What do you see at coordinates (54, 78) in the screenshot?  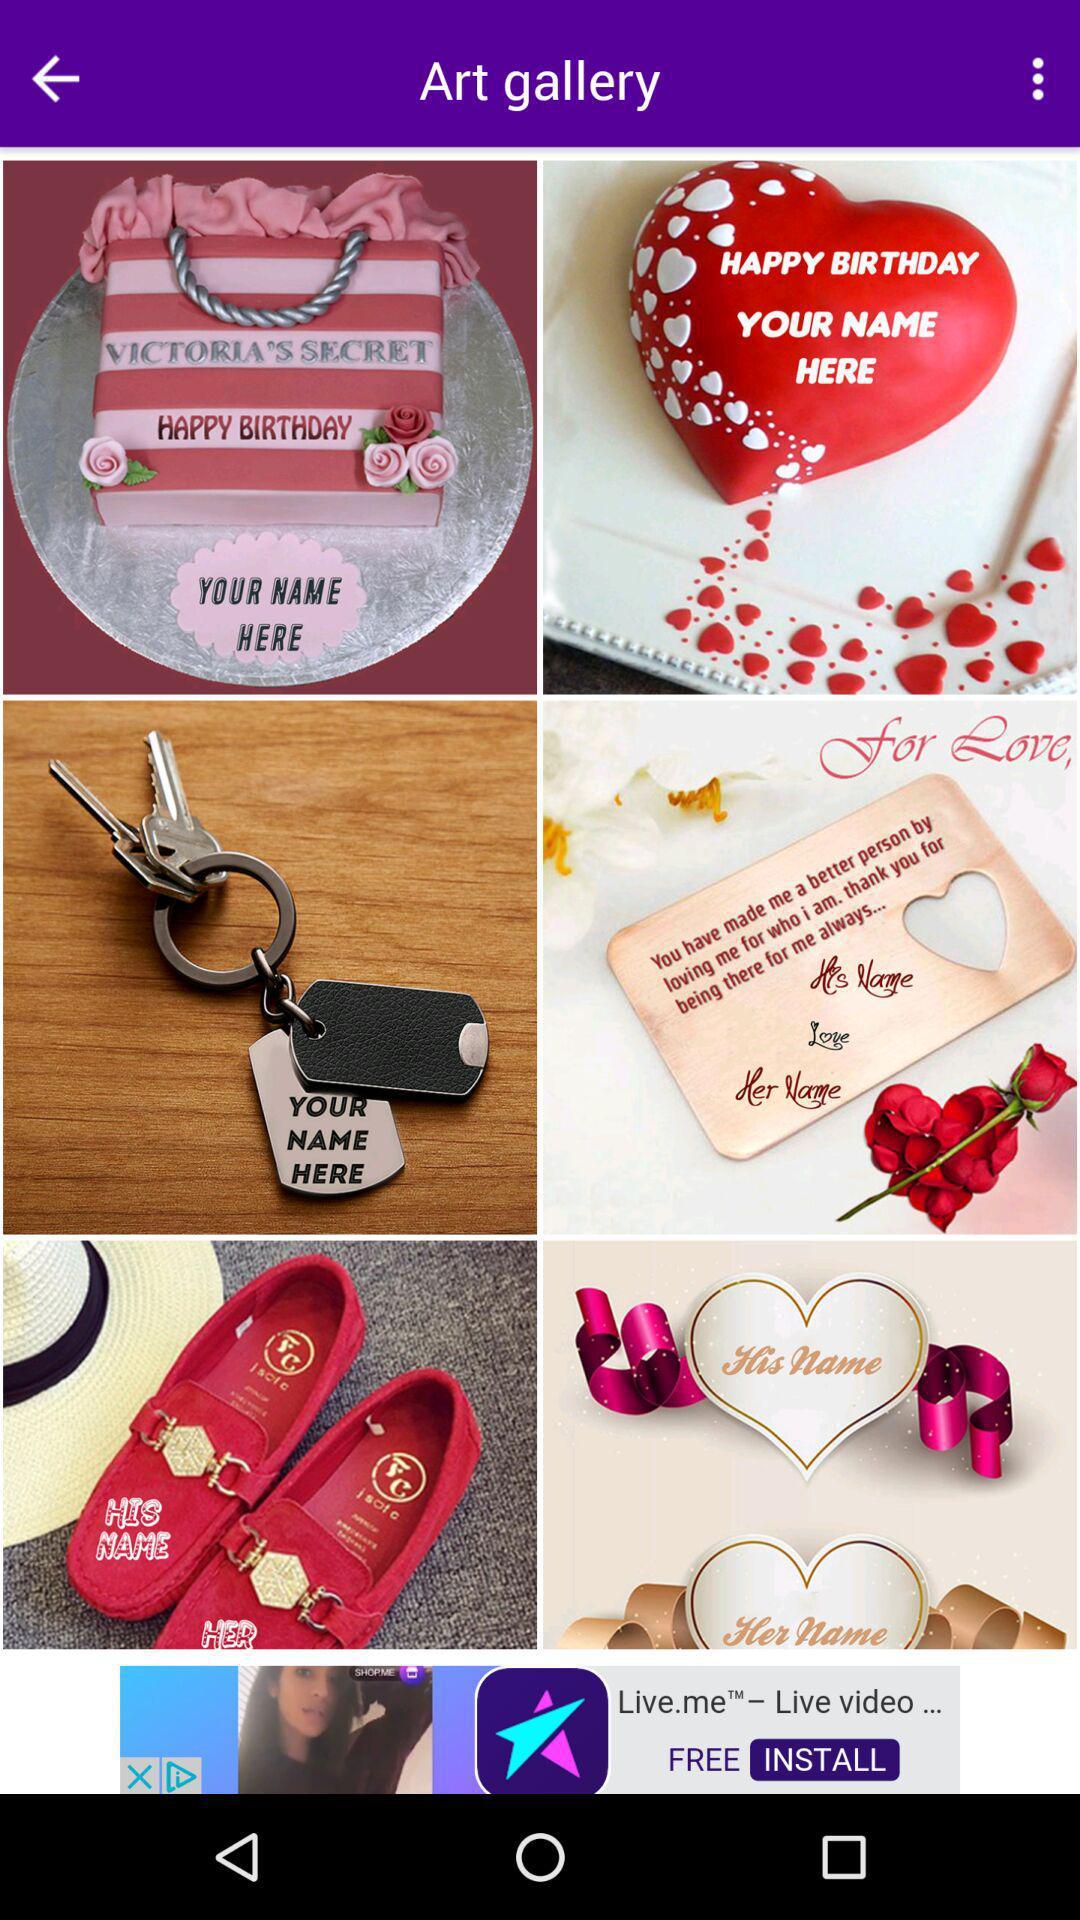 I see `go back` at bounding box center [54, 78].